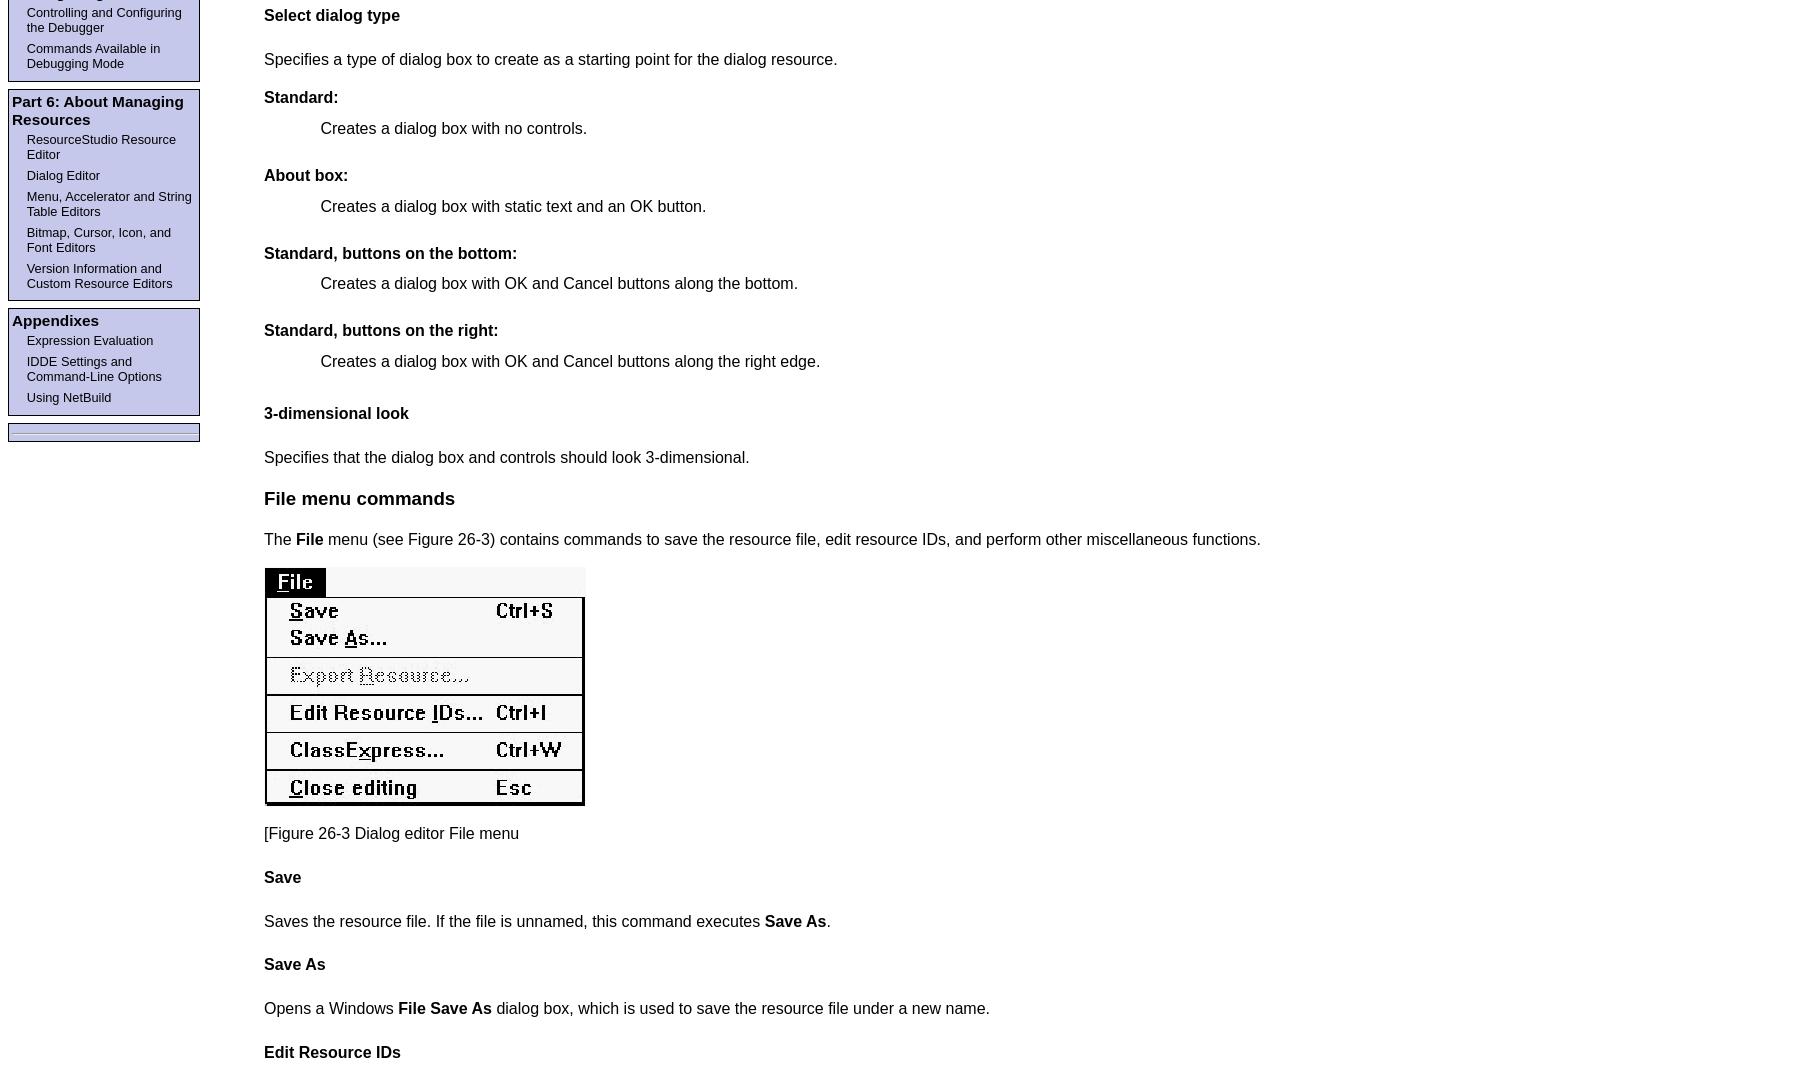 Image resolution: width=1800 pixels, height=1069 pixels. I want to click on 'menu (see Figure 26-3) contains commands to save the 
resource file, edit resource IDs, and perform other miscellaneous 
functions.', so click(791, 539).